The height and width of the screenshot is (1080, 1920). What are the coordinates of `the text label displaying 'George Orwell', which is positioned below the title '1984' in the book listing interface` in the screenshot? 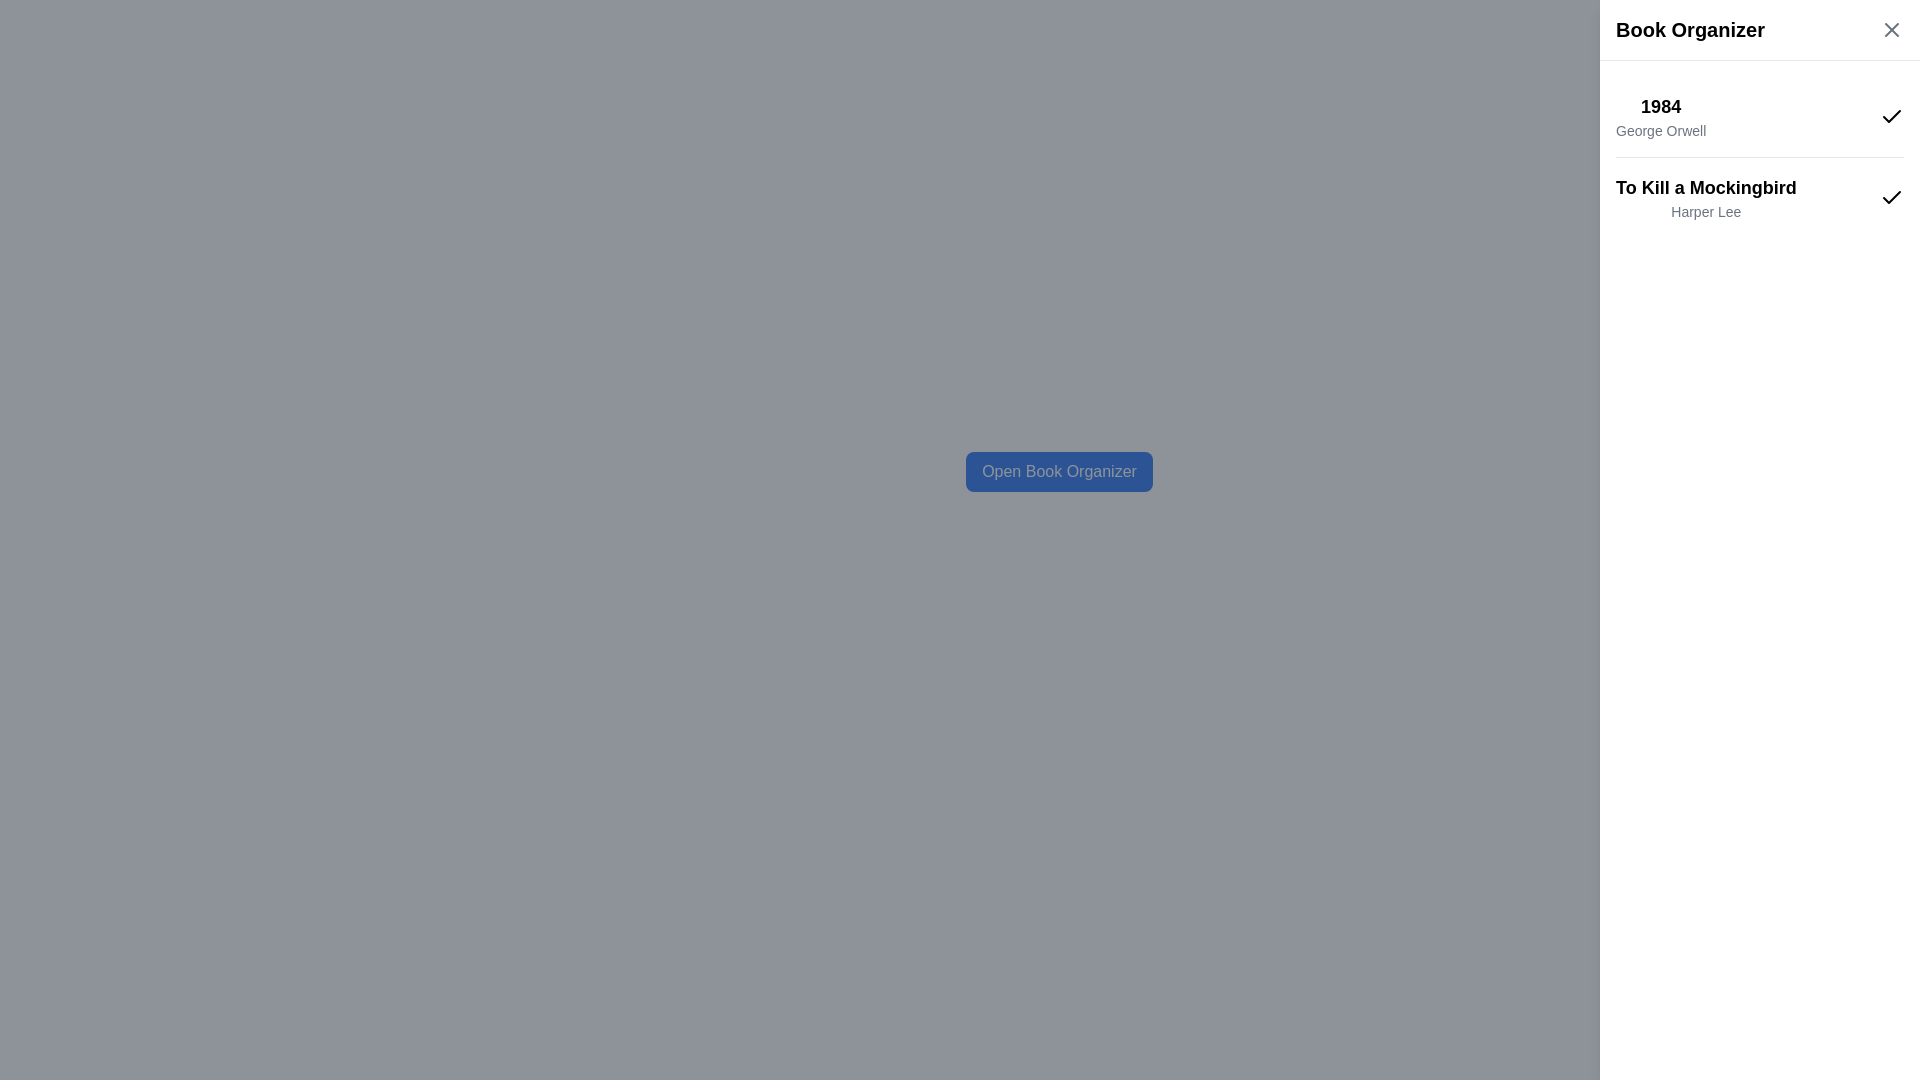 It's located at (1661, 131).